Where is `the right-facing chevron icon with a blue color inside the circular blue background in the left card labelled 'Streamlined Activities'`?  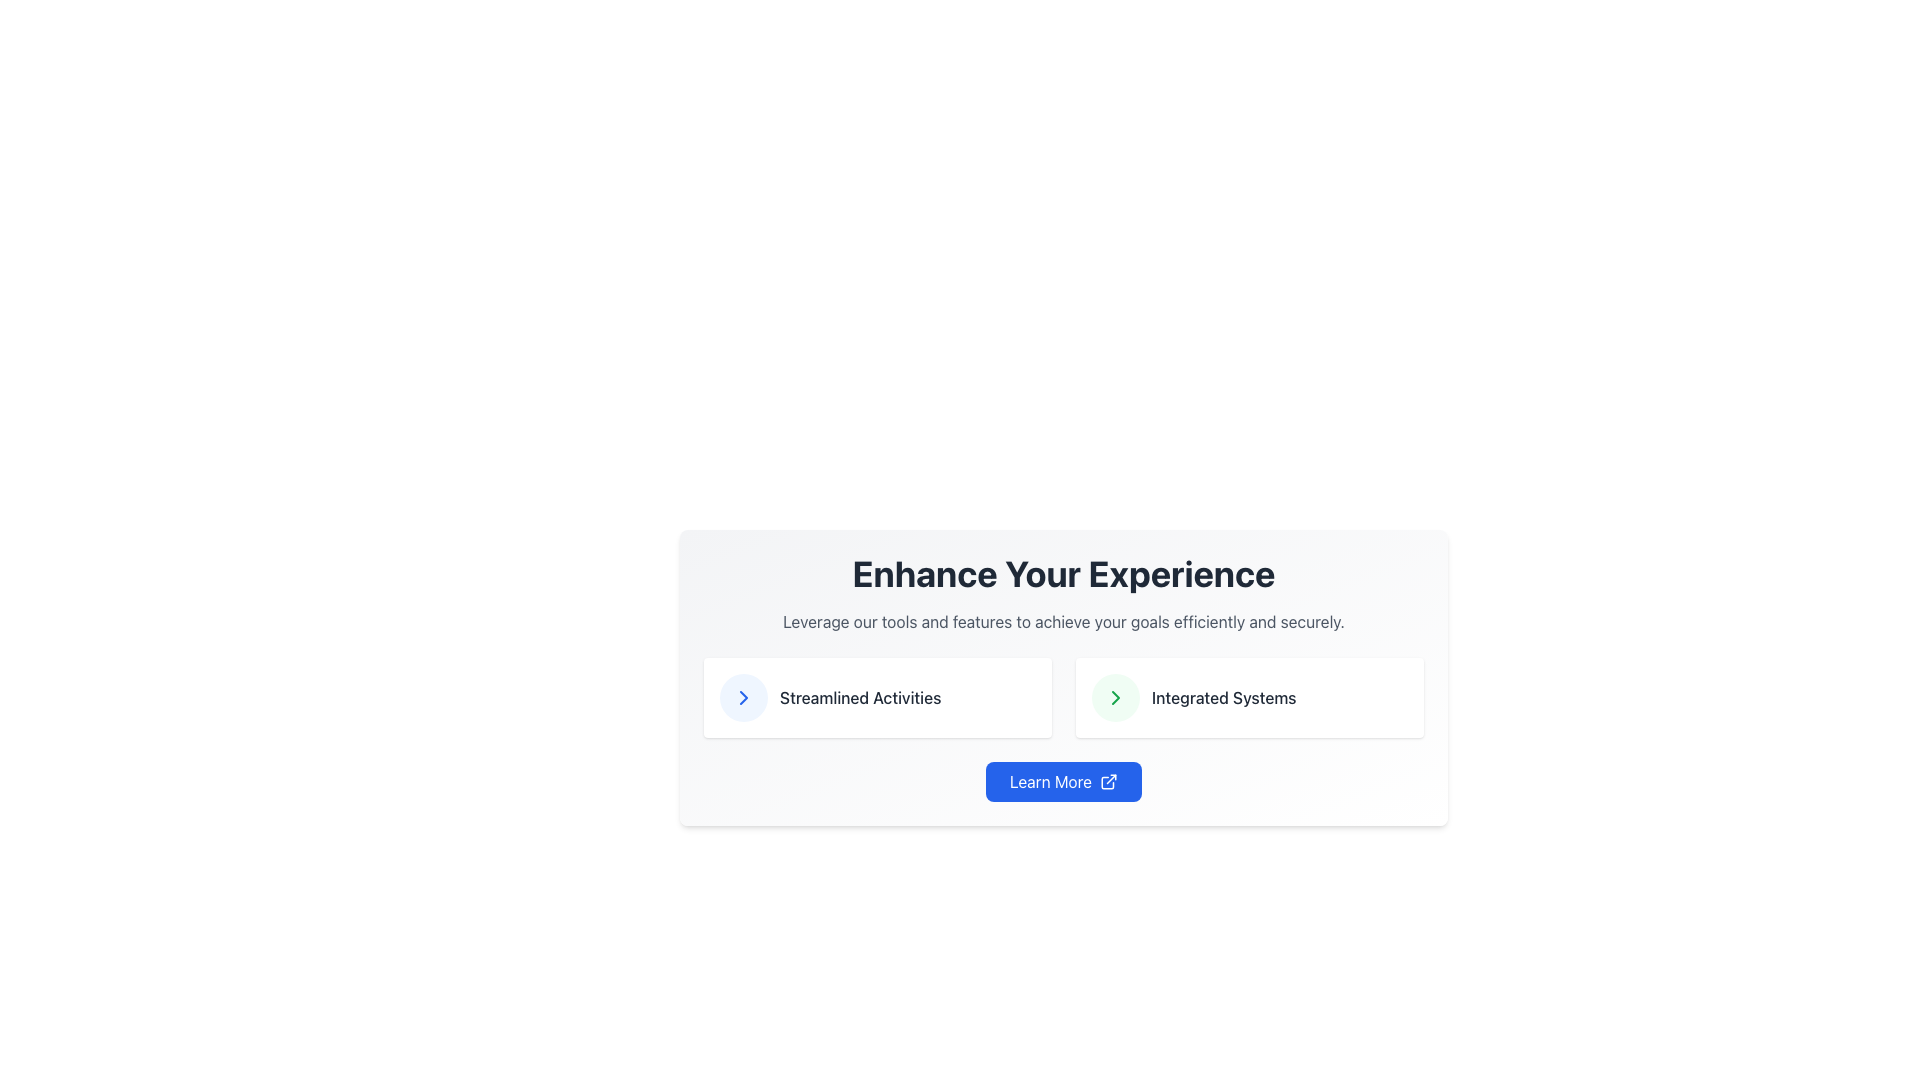 the right-facing chevron icon with a blue color inside the circular blue background in the left card labelled 'Streamlined Activities' is located at coordinates (743, 697).